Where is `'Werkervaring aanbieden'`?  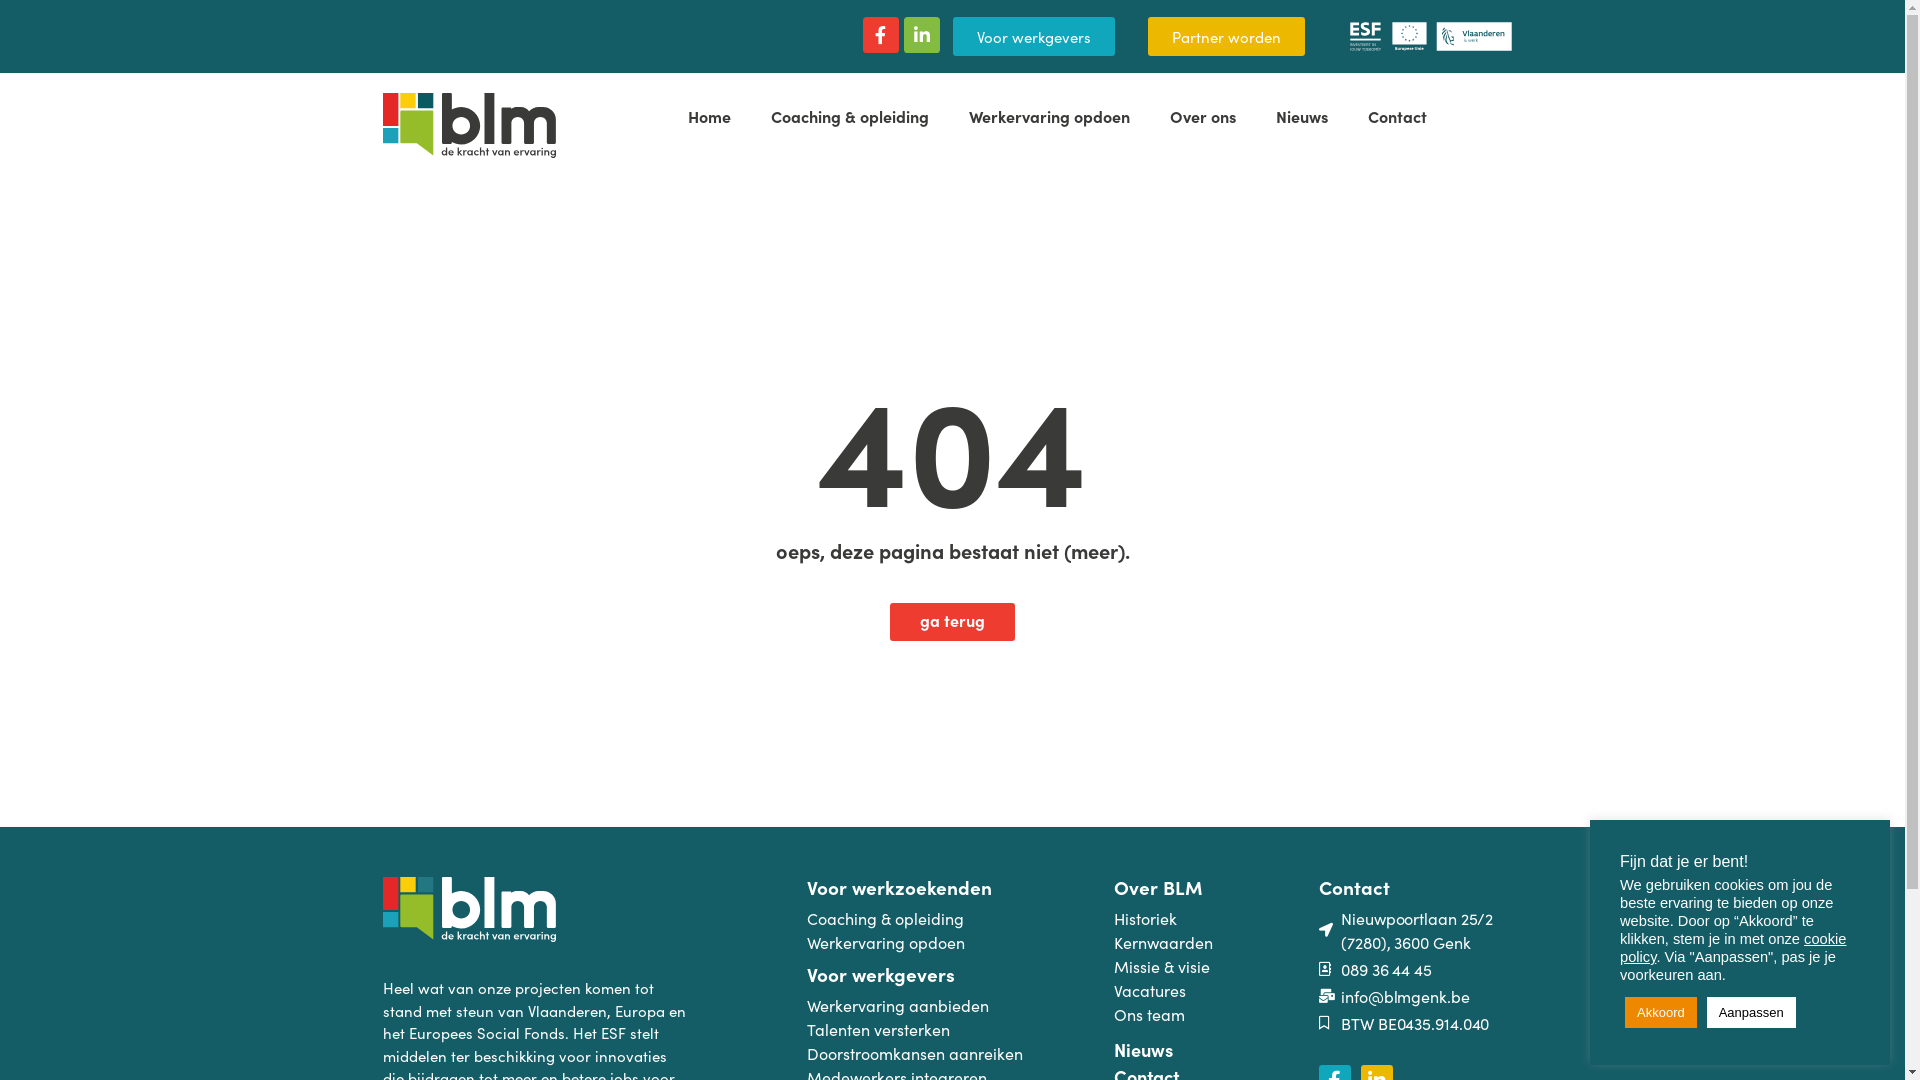
'Werkervaring aanbieden' is located at coordinates (960, 1005).